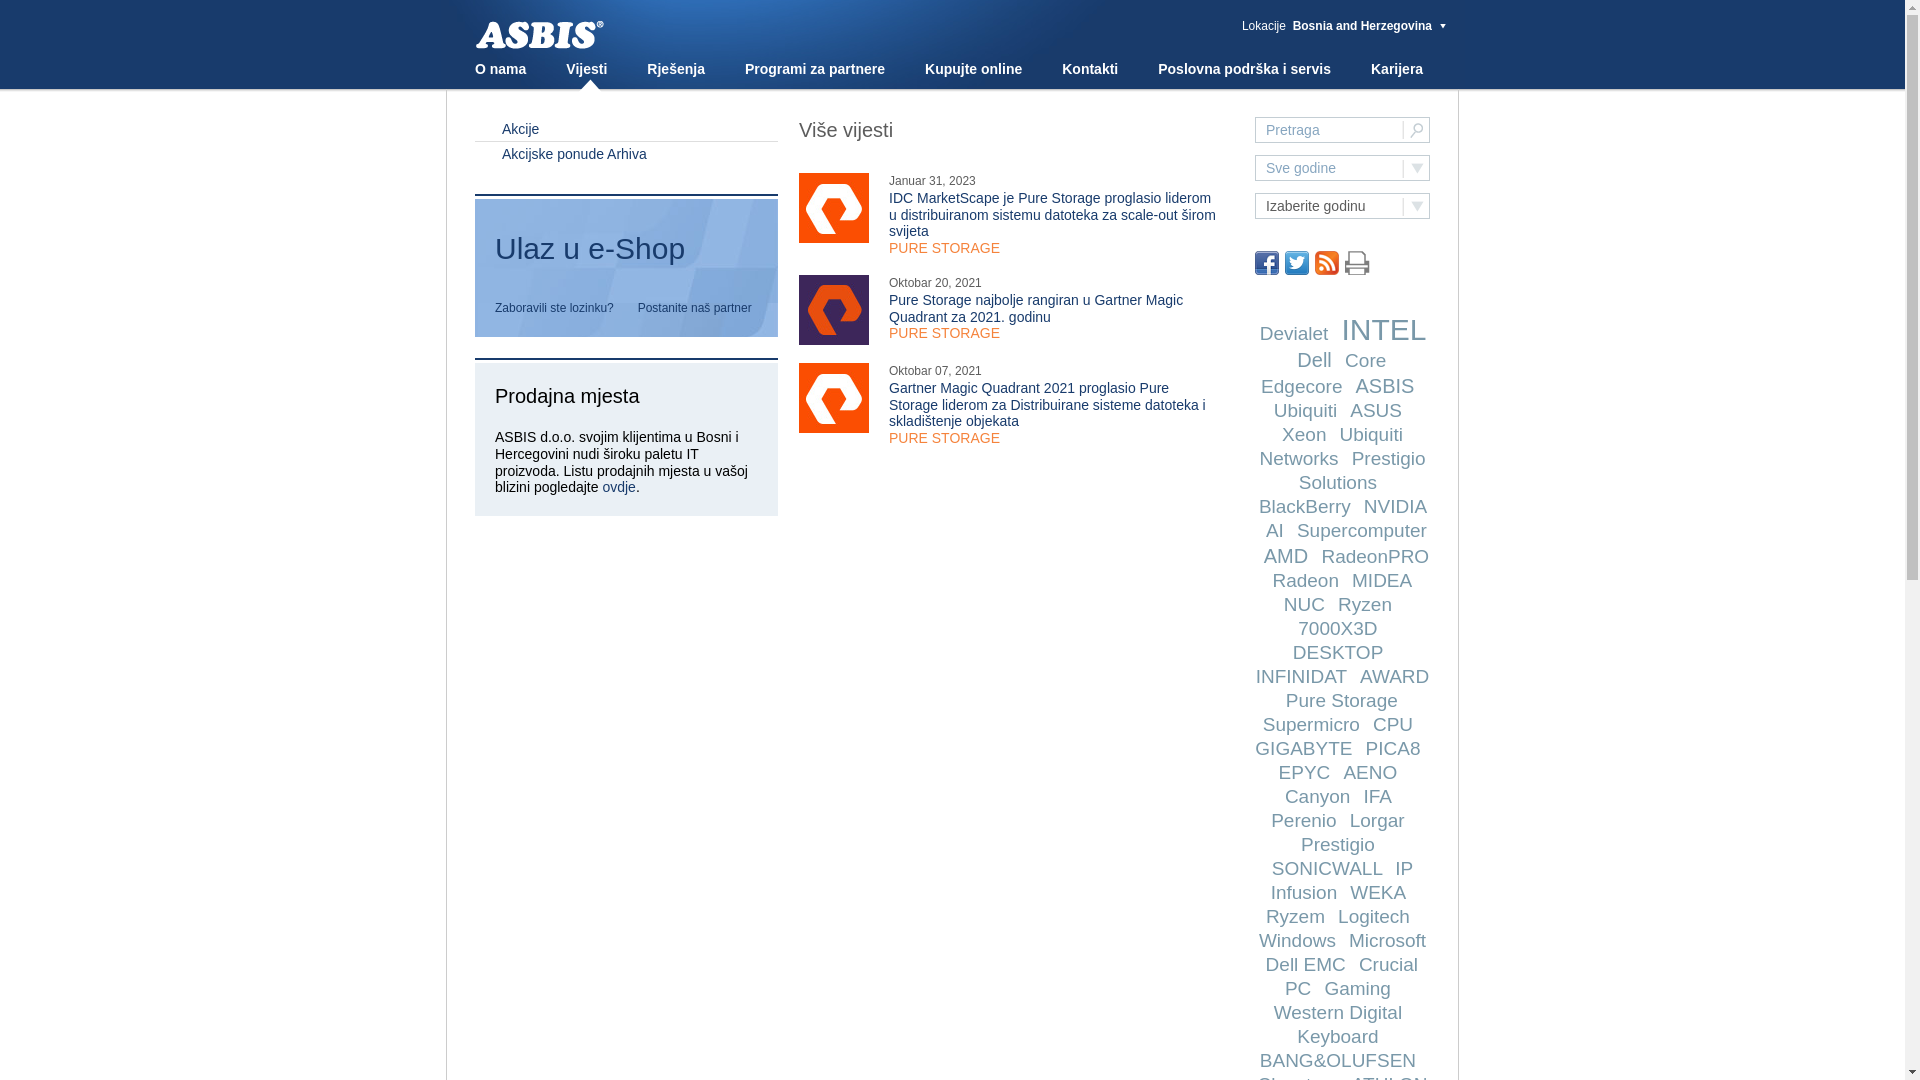 This screenshot has width=1920, height=1080. Describe the element at coordinates (1349, 820) in the screenshot. I see `'Lorgar'` at that location.